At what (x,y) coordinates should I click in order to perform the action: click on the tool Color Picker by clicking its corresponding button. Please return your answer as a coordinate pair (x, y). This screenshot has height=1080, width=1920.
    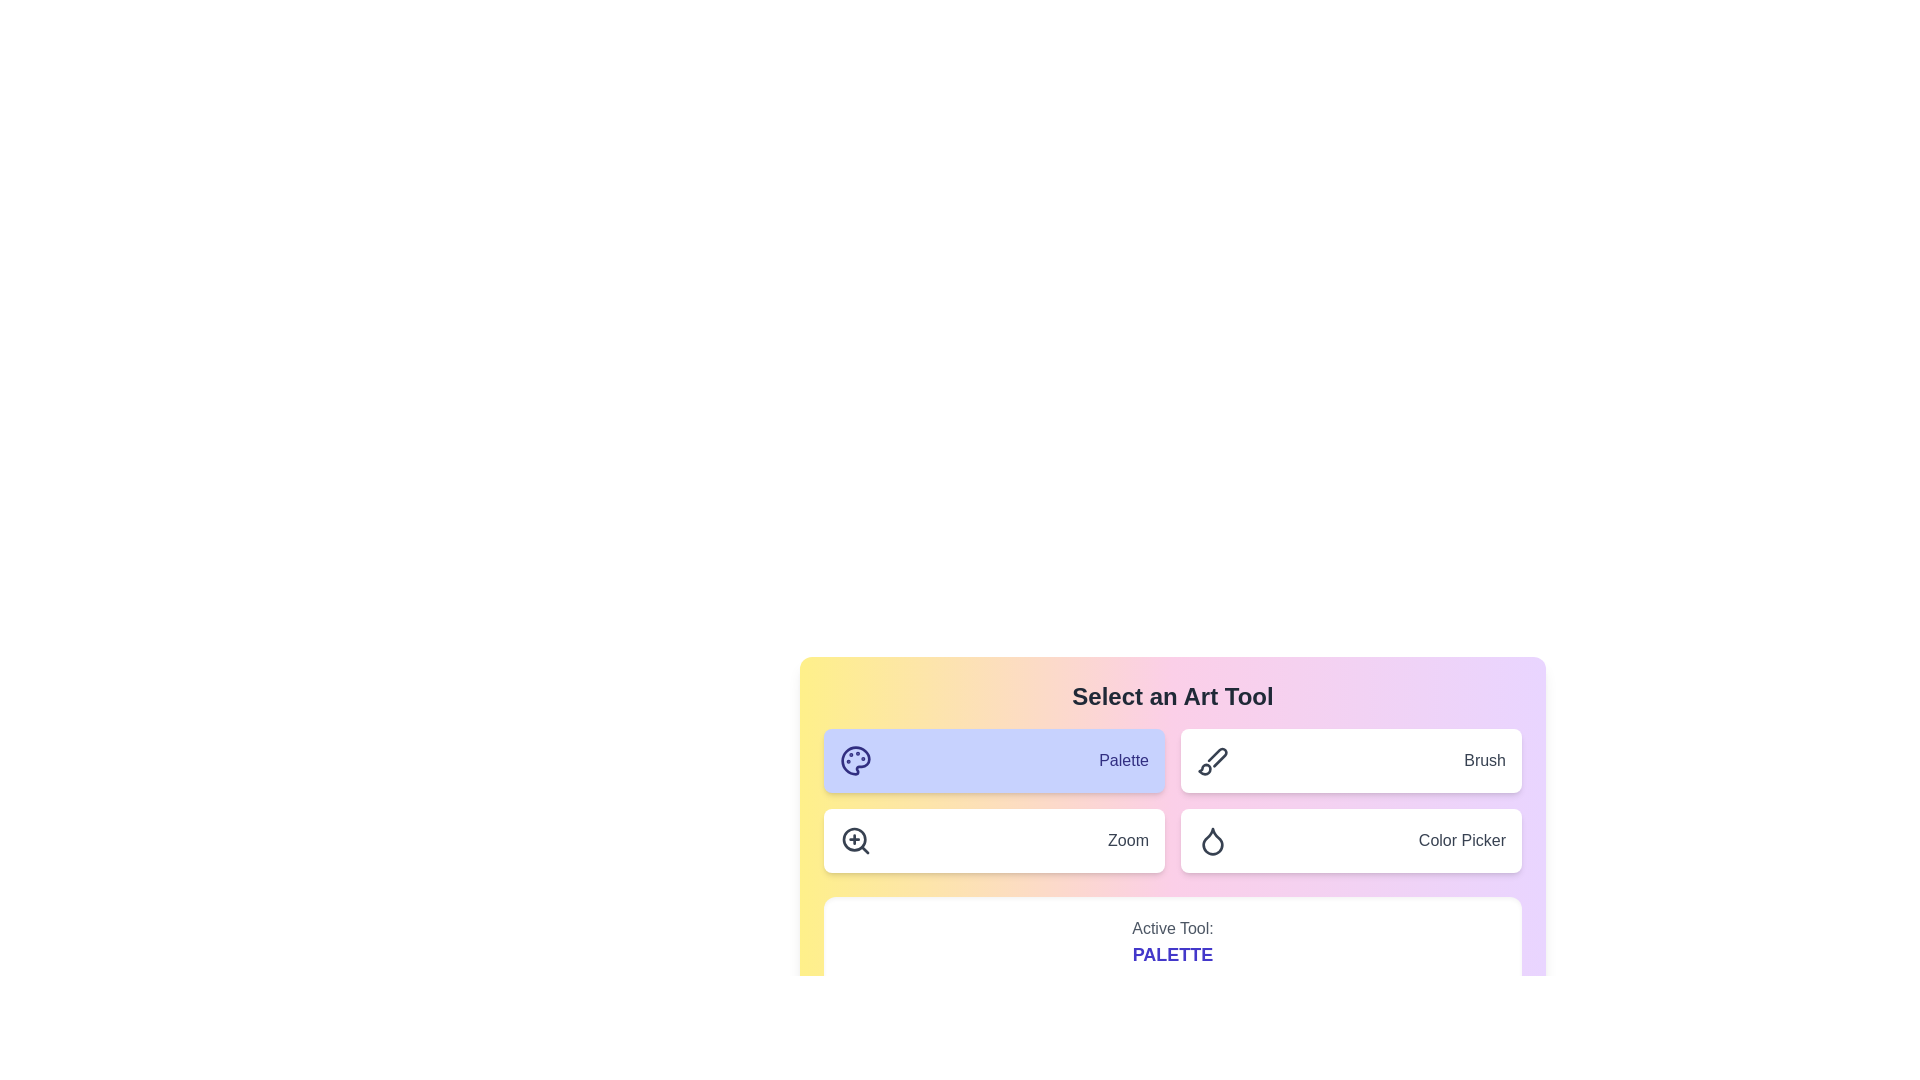
    Looking at the image, I should click on (1351, 840).